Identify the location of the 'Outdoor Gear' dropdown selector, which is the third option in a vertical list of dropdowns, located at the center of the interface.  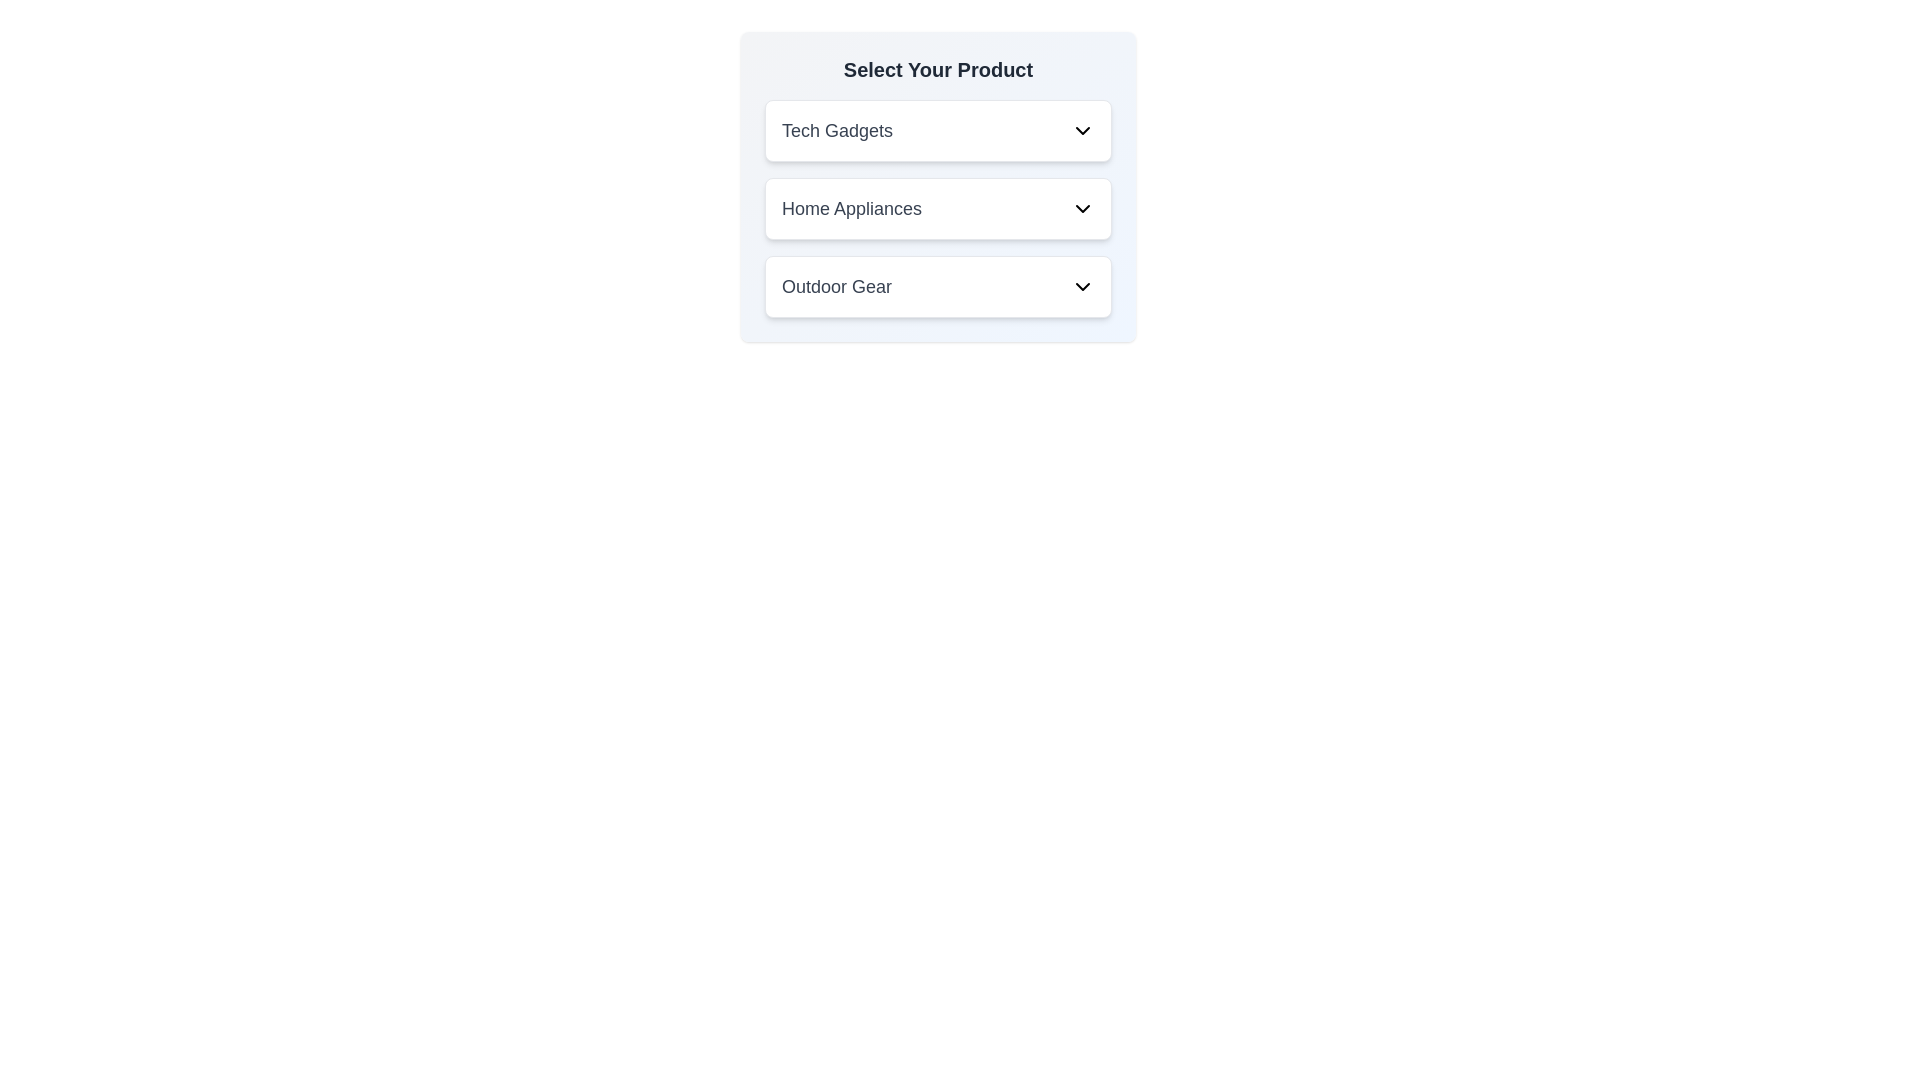
(937, 286).